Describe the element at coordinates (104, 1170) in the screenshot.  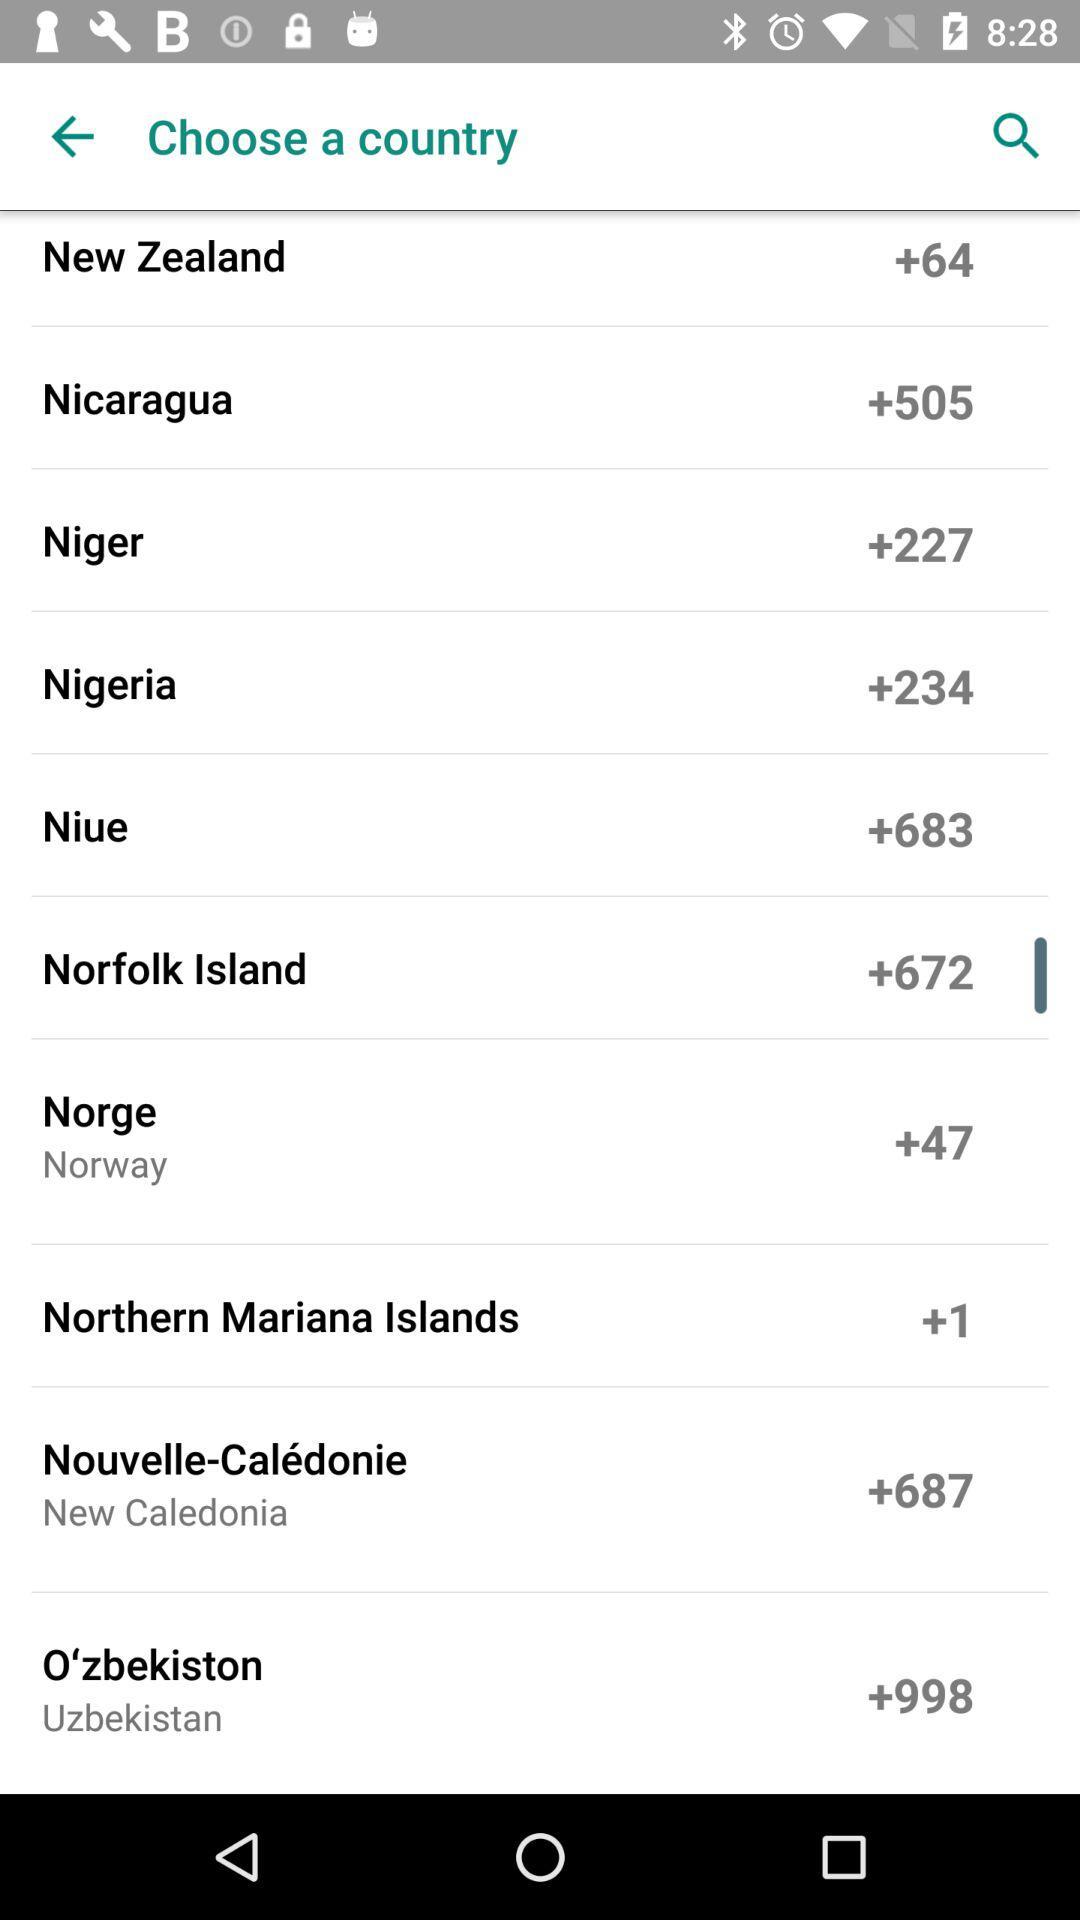
I see `item below norge item` at that location.